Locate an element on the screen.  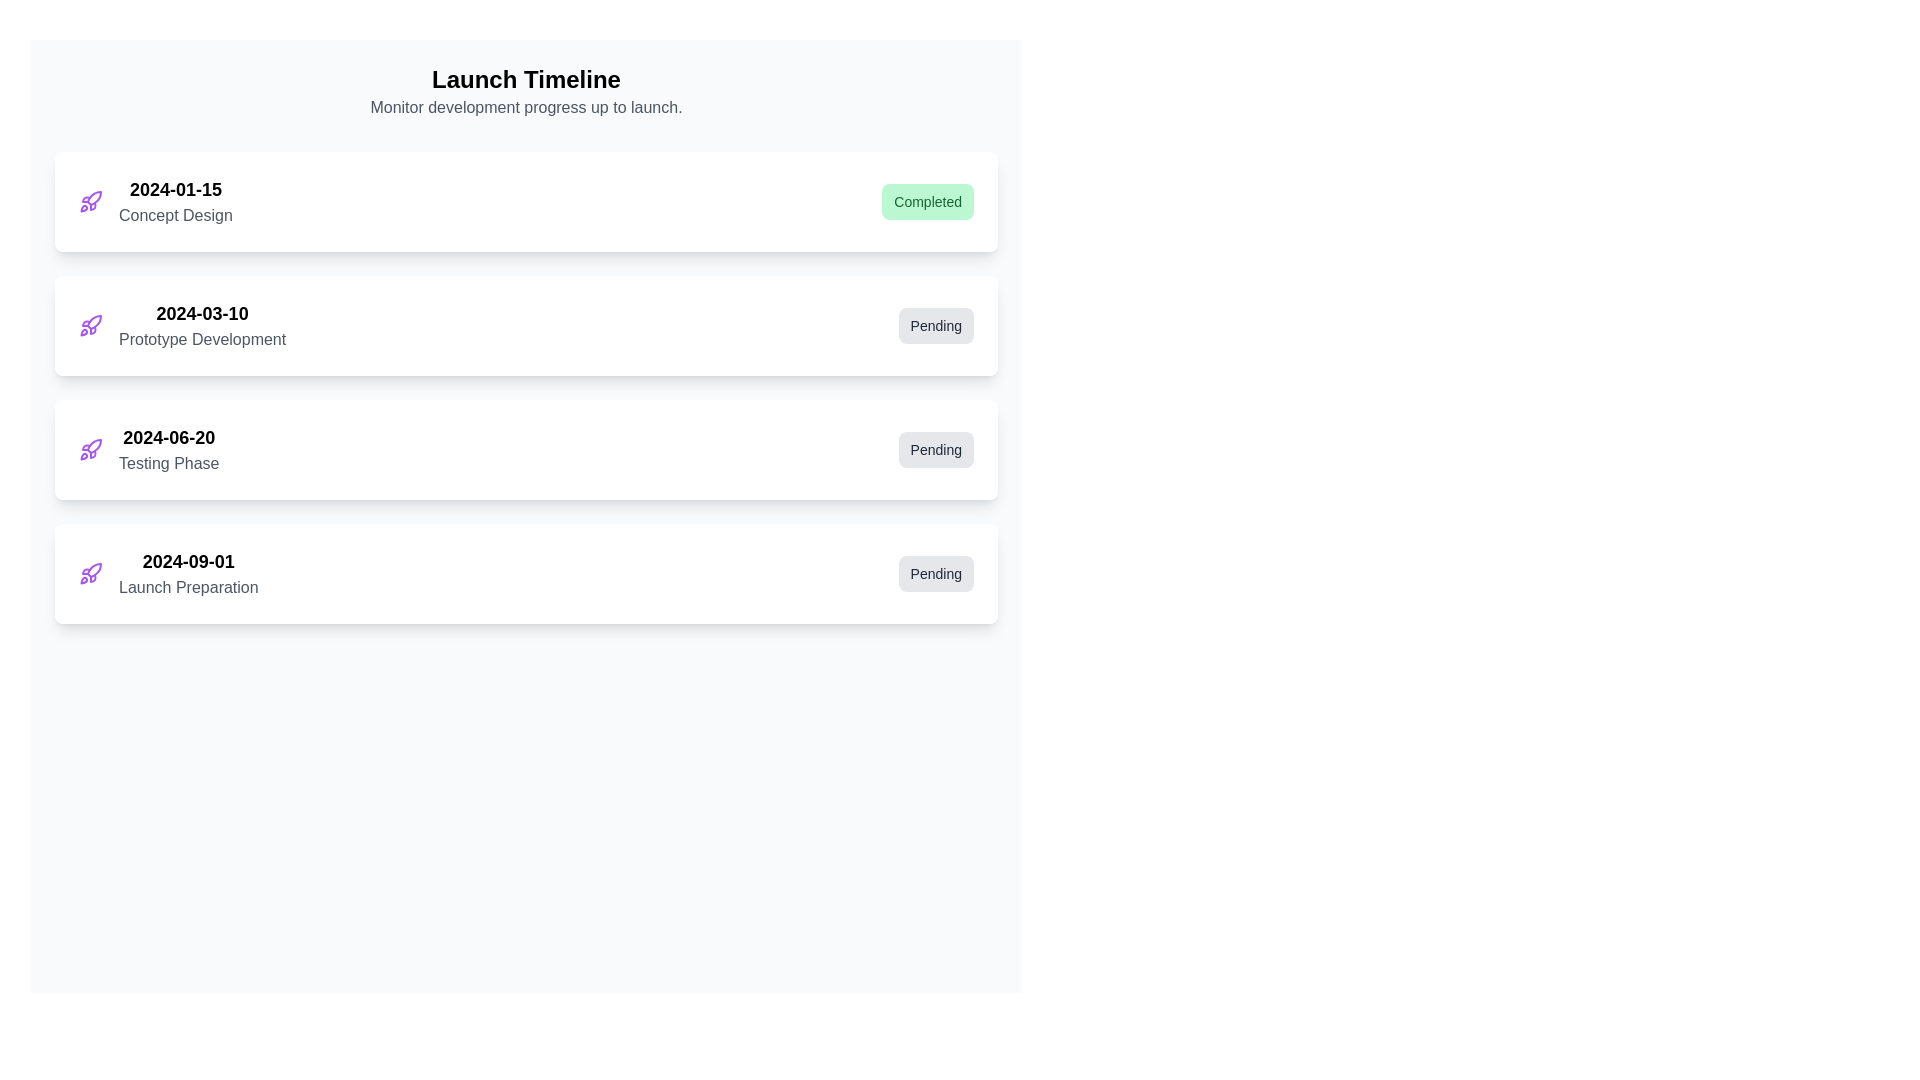
the text displaying the date '2024-06-20' which is part of a timeline description, positioned above 'Testing Phase' and to the right of the rocket icon is located at coordinates (169, 437).